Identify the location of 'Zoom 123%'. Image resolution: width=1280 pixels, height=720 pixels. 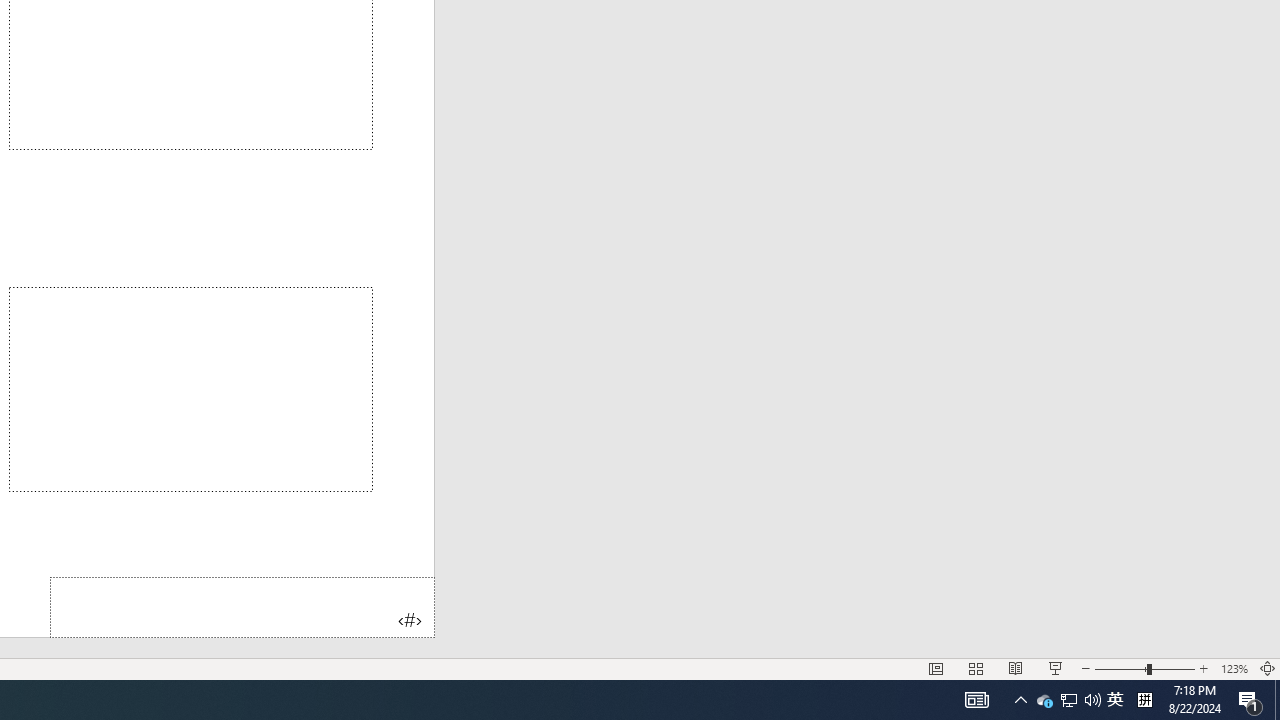
(1233, 669).